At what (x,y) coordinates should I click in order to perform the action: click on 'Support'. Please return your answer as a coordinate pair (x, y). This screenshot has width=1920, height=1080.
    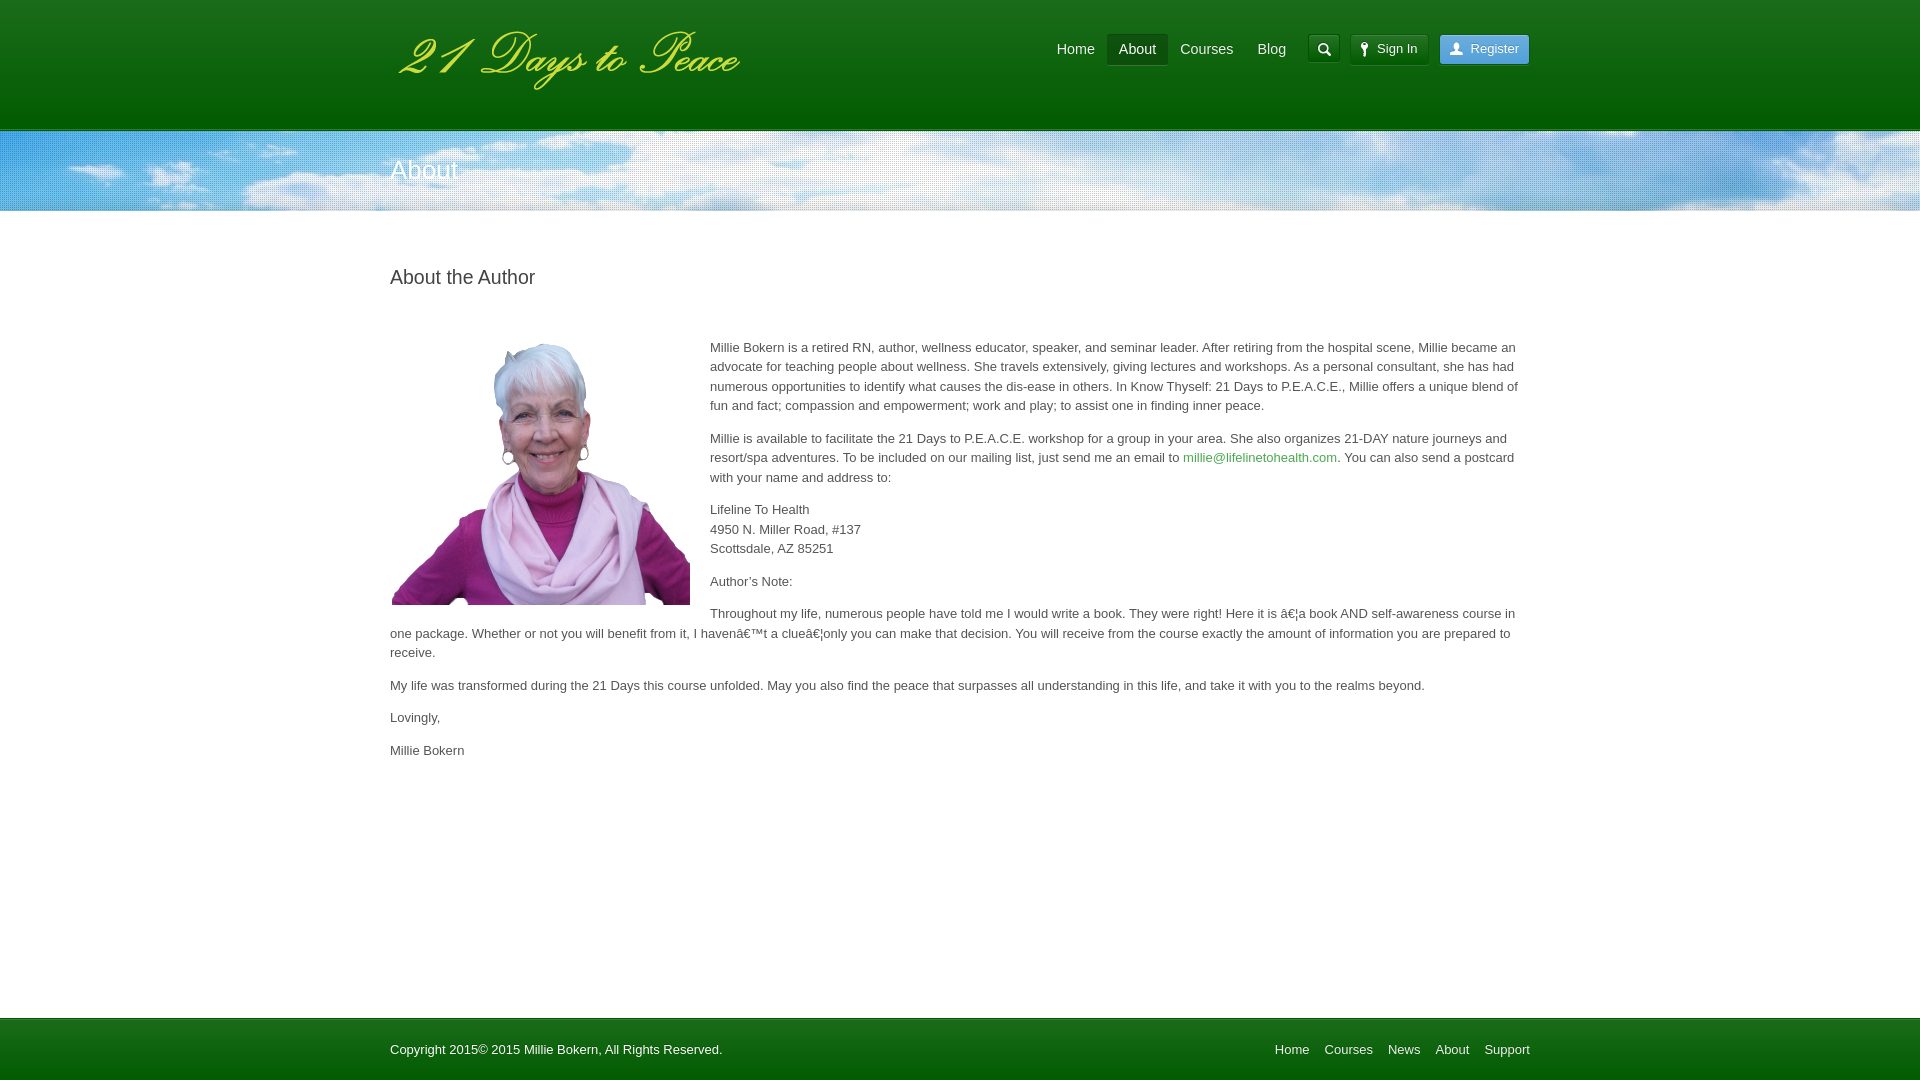
    Looking at the image, I should click on (1507, 1048).